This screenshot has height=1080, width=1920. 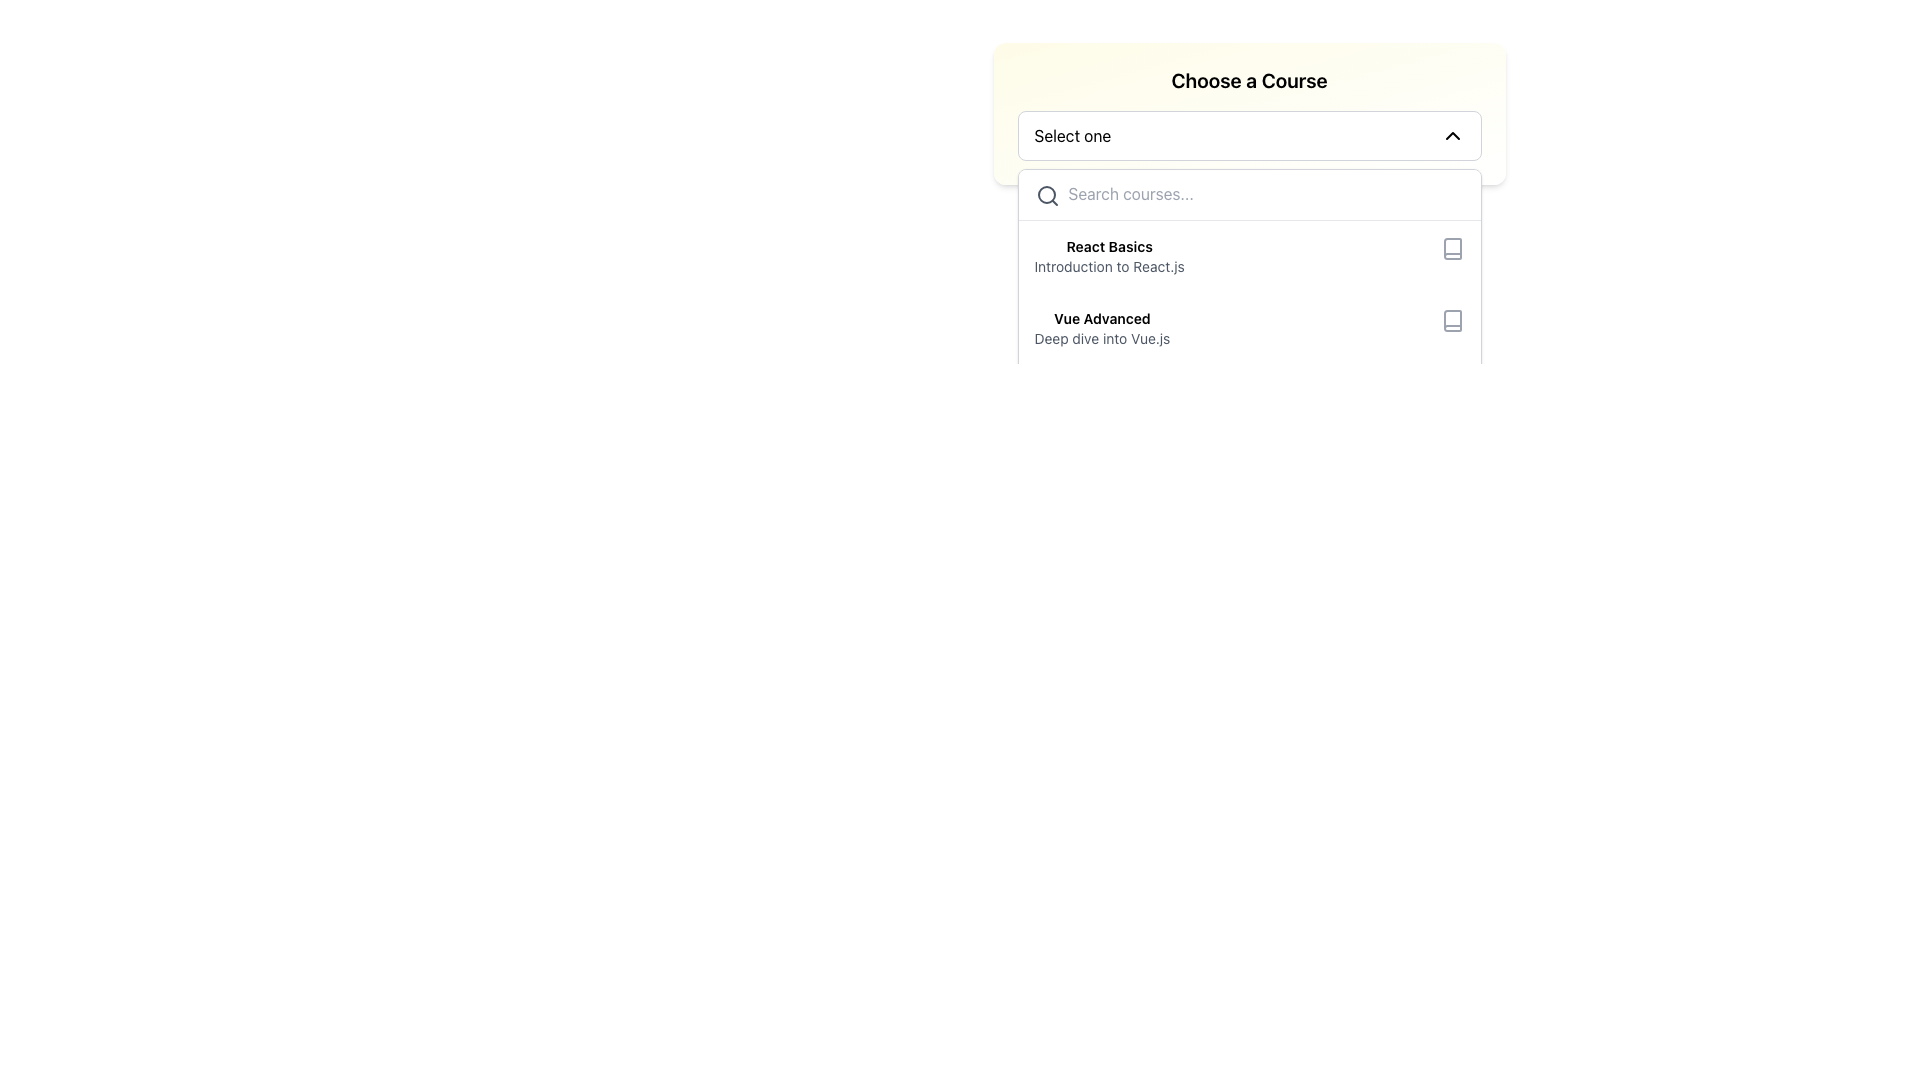 What do you see at coordinates (1452, 135) in the screenshot?
I see `the Chevron Down icon located on the far right inside the 'Select one' dropdown box` at bounding box center [1452, 135].